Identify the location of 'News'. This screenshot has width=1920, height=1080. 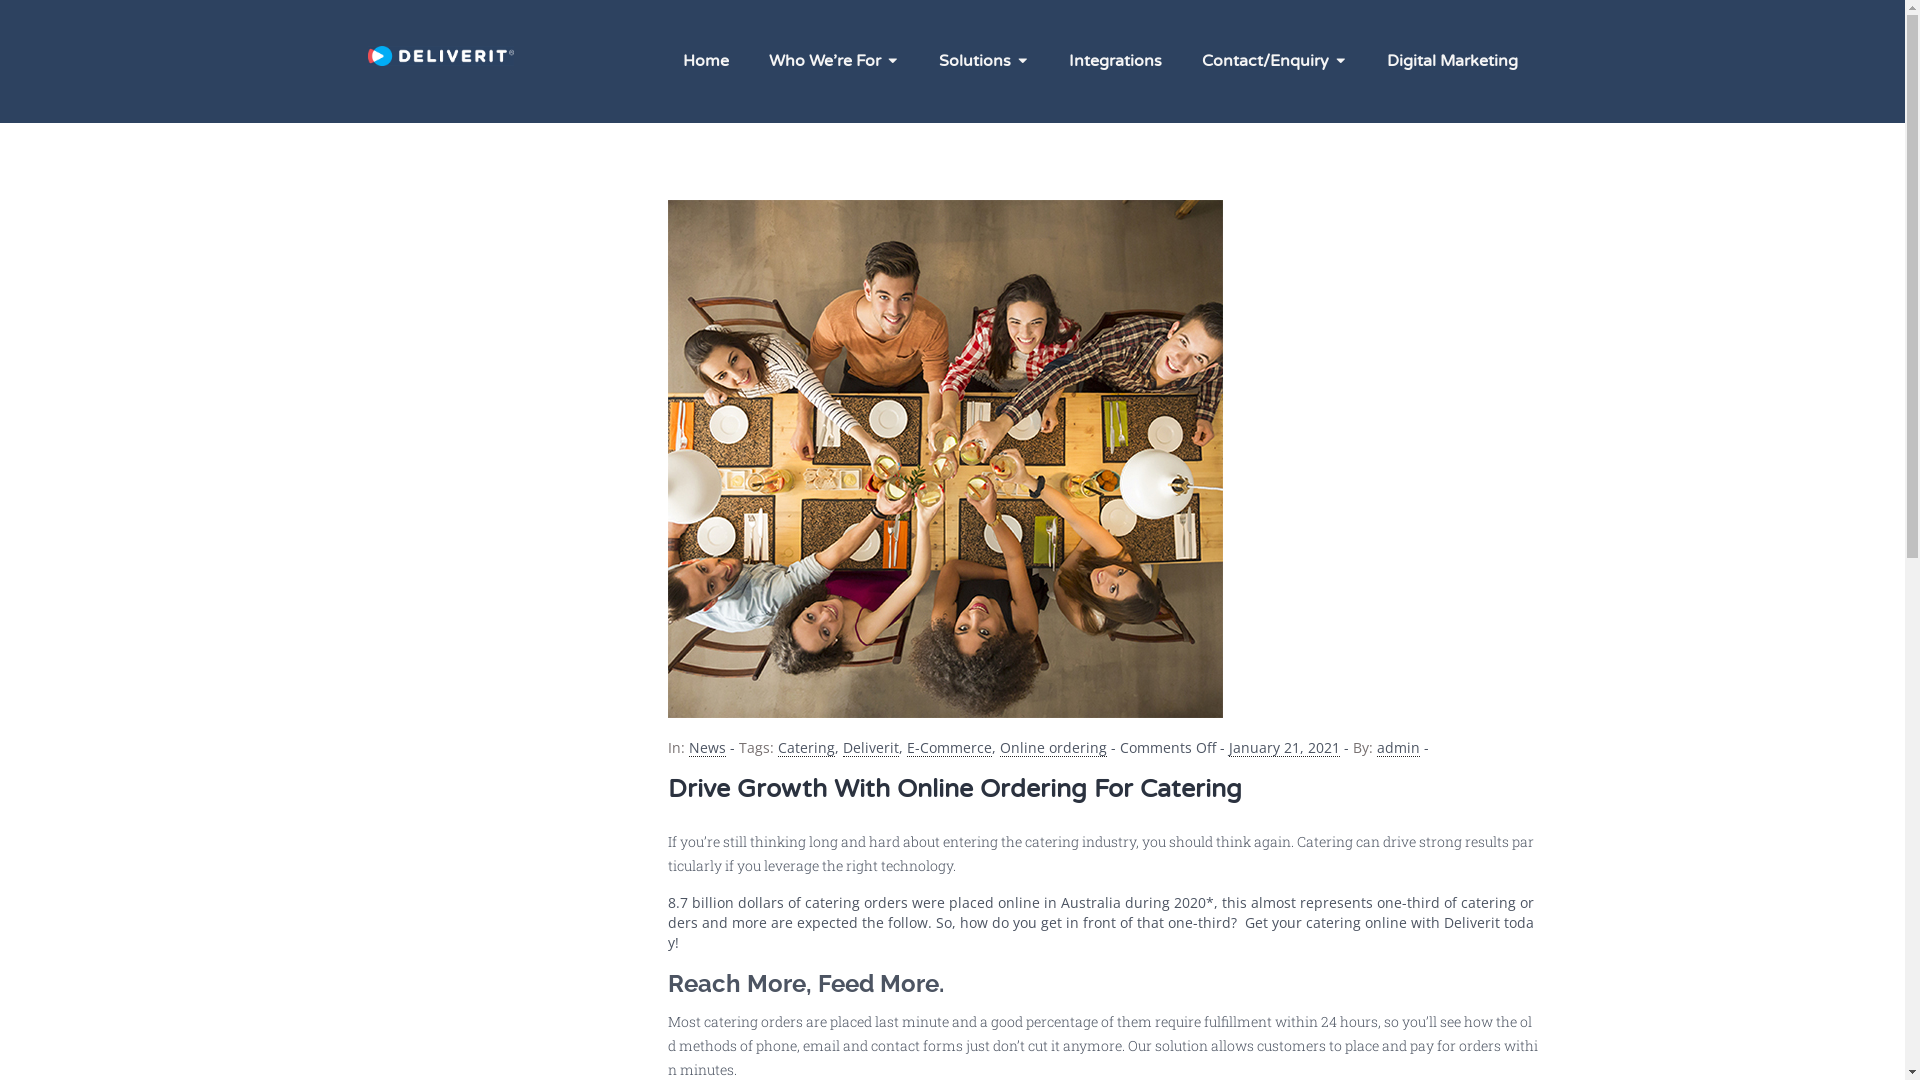
(706, 748).